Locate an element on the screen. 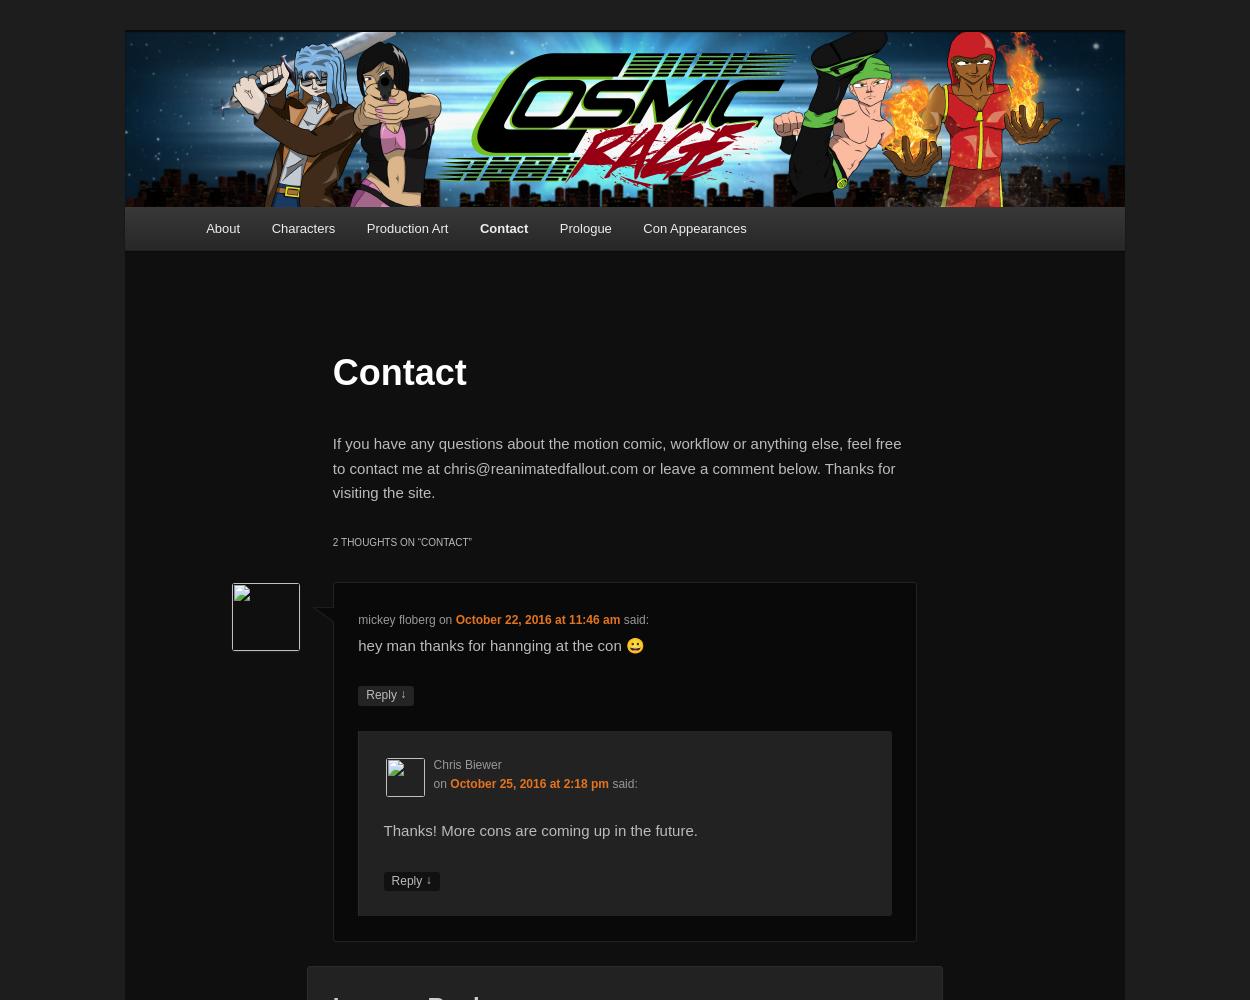 This screenshot has width=1250, height=1000. 'Chris Biewer' is located at coordinates (466, 764).